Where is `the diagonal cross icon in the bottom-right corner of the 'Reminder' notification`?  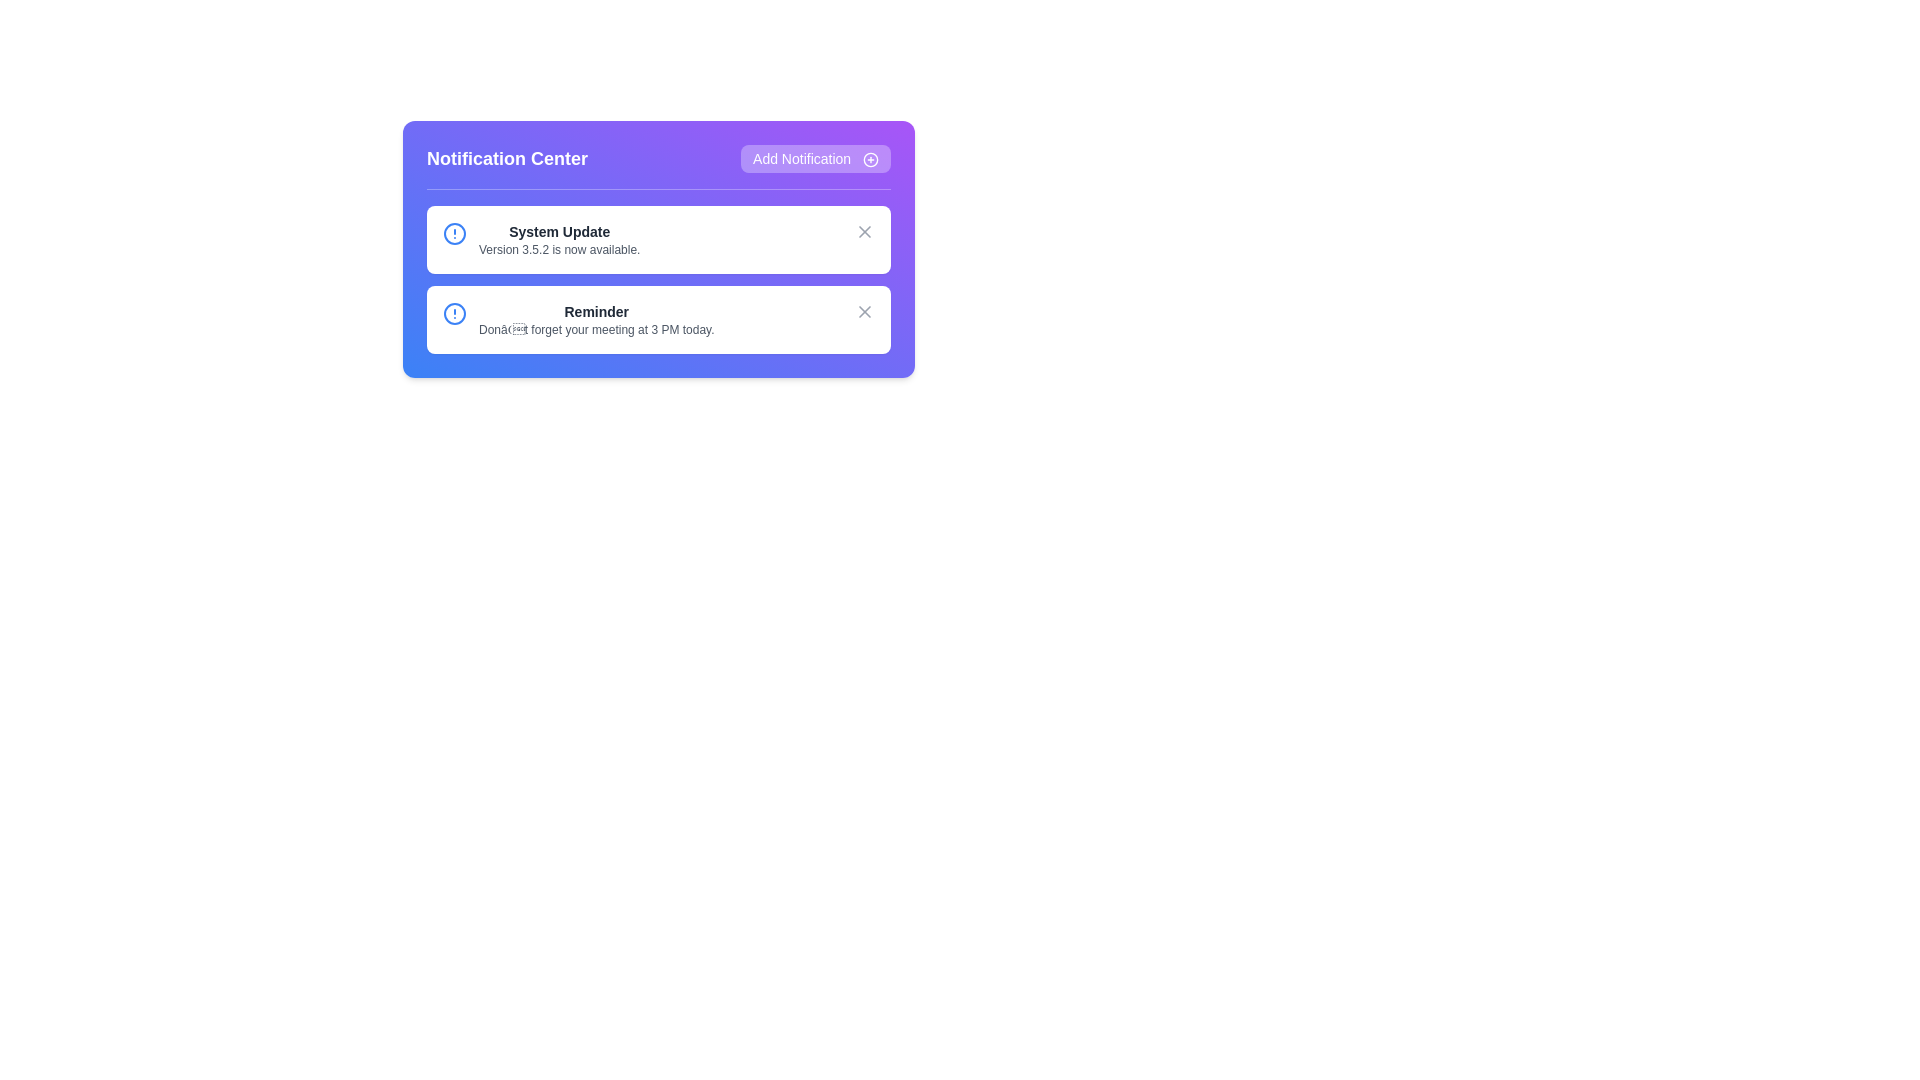 the diagonal cross icon in the bottom-right corner of the 'Reminder' notification is located at coordinates (864, 312).